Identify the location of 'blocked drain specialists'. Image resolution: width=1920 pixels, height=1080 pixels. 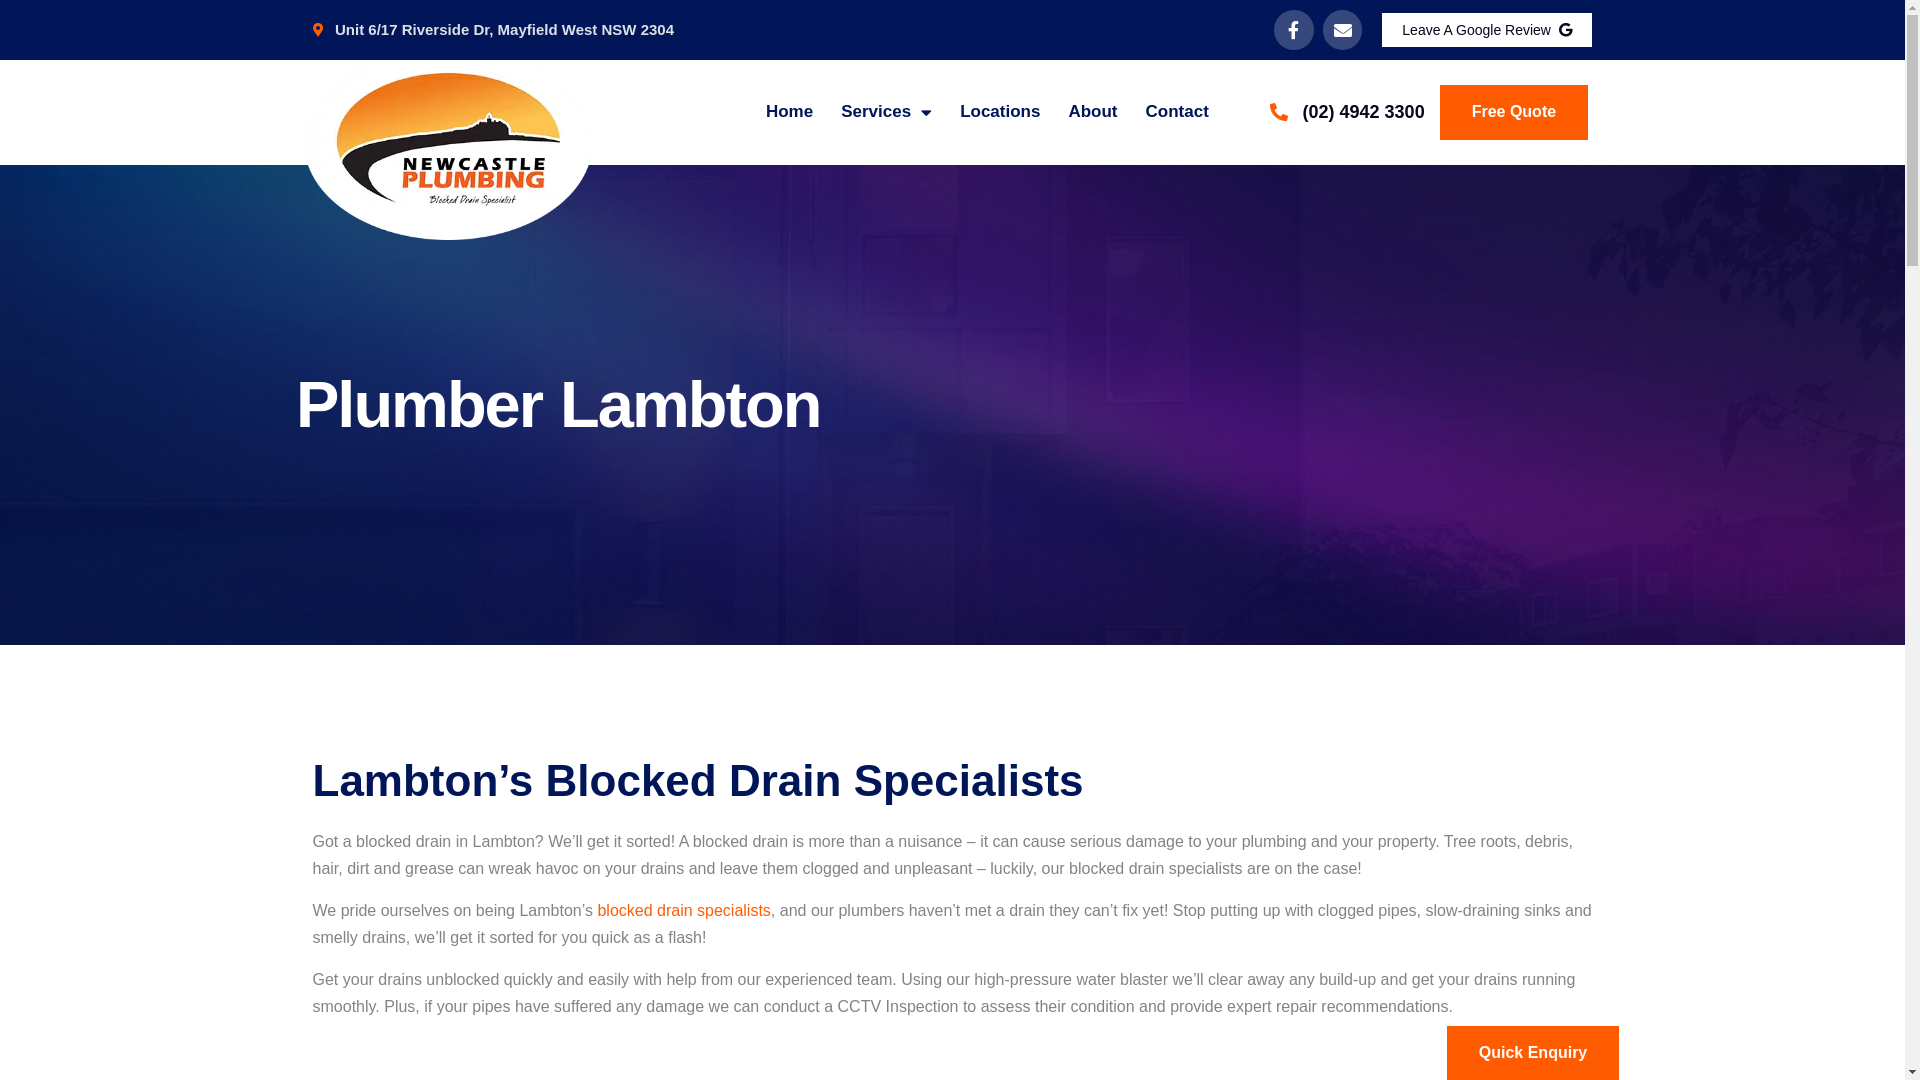
(595, 910).